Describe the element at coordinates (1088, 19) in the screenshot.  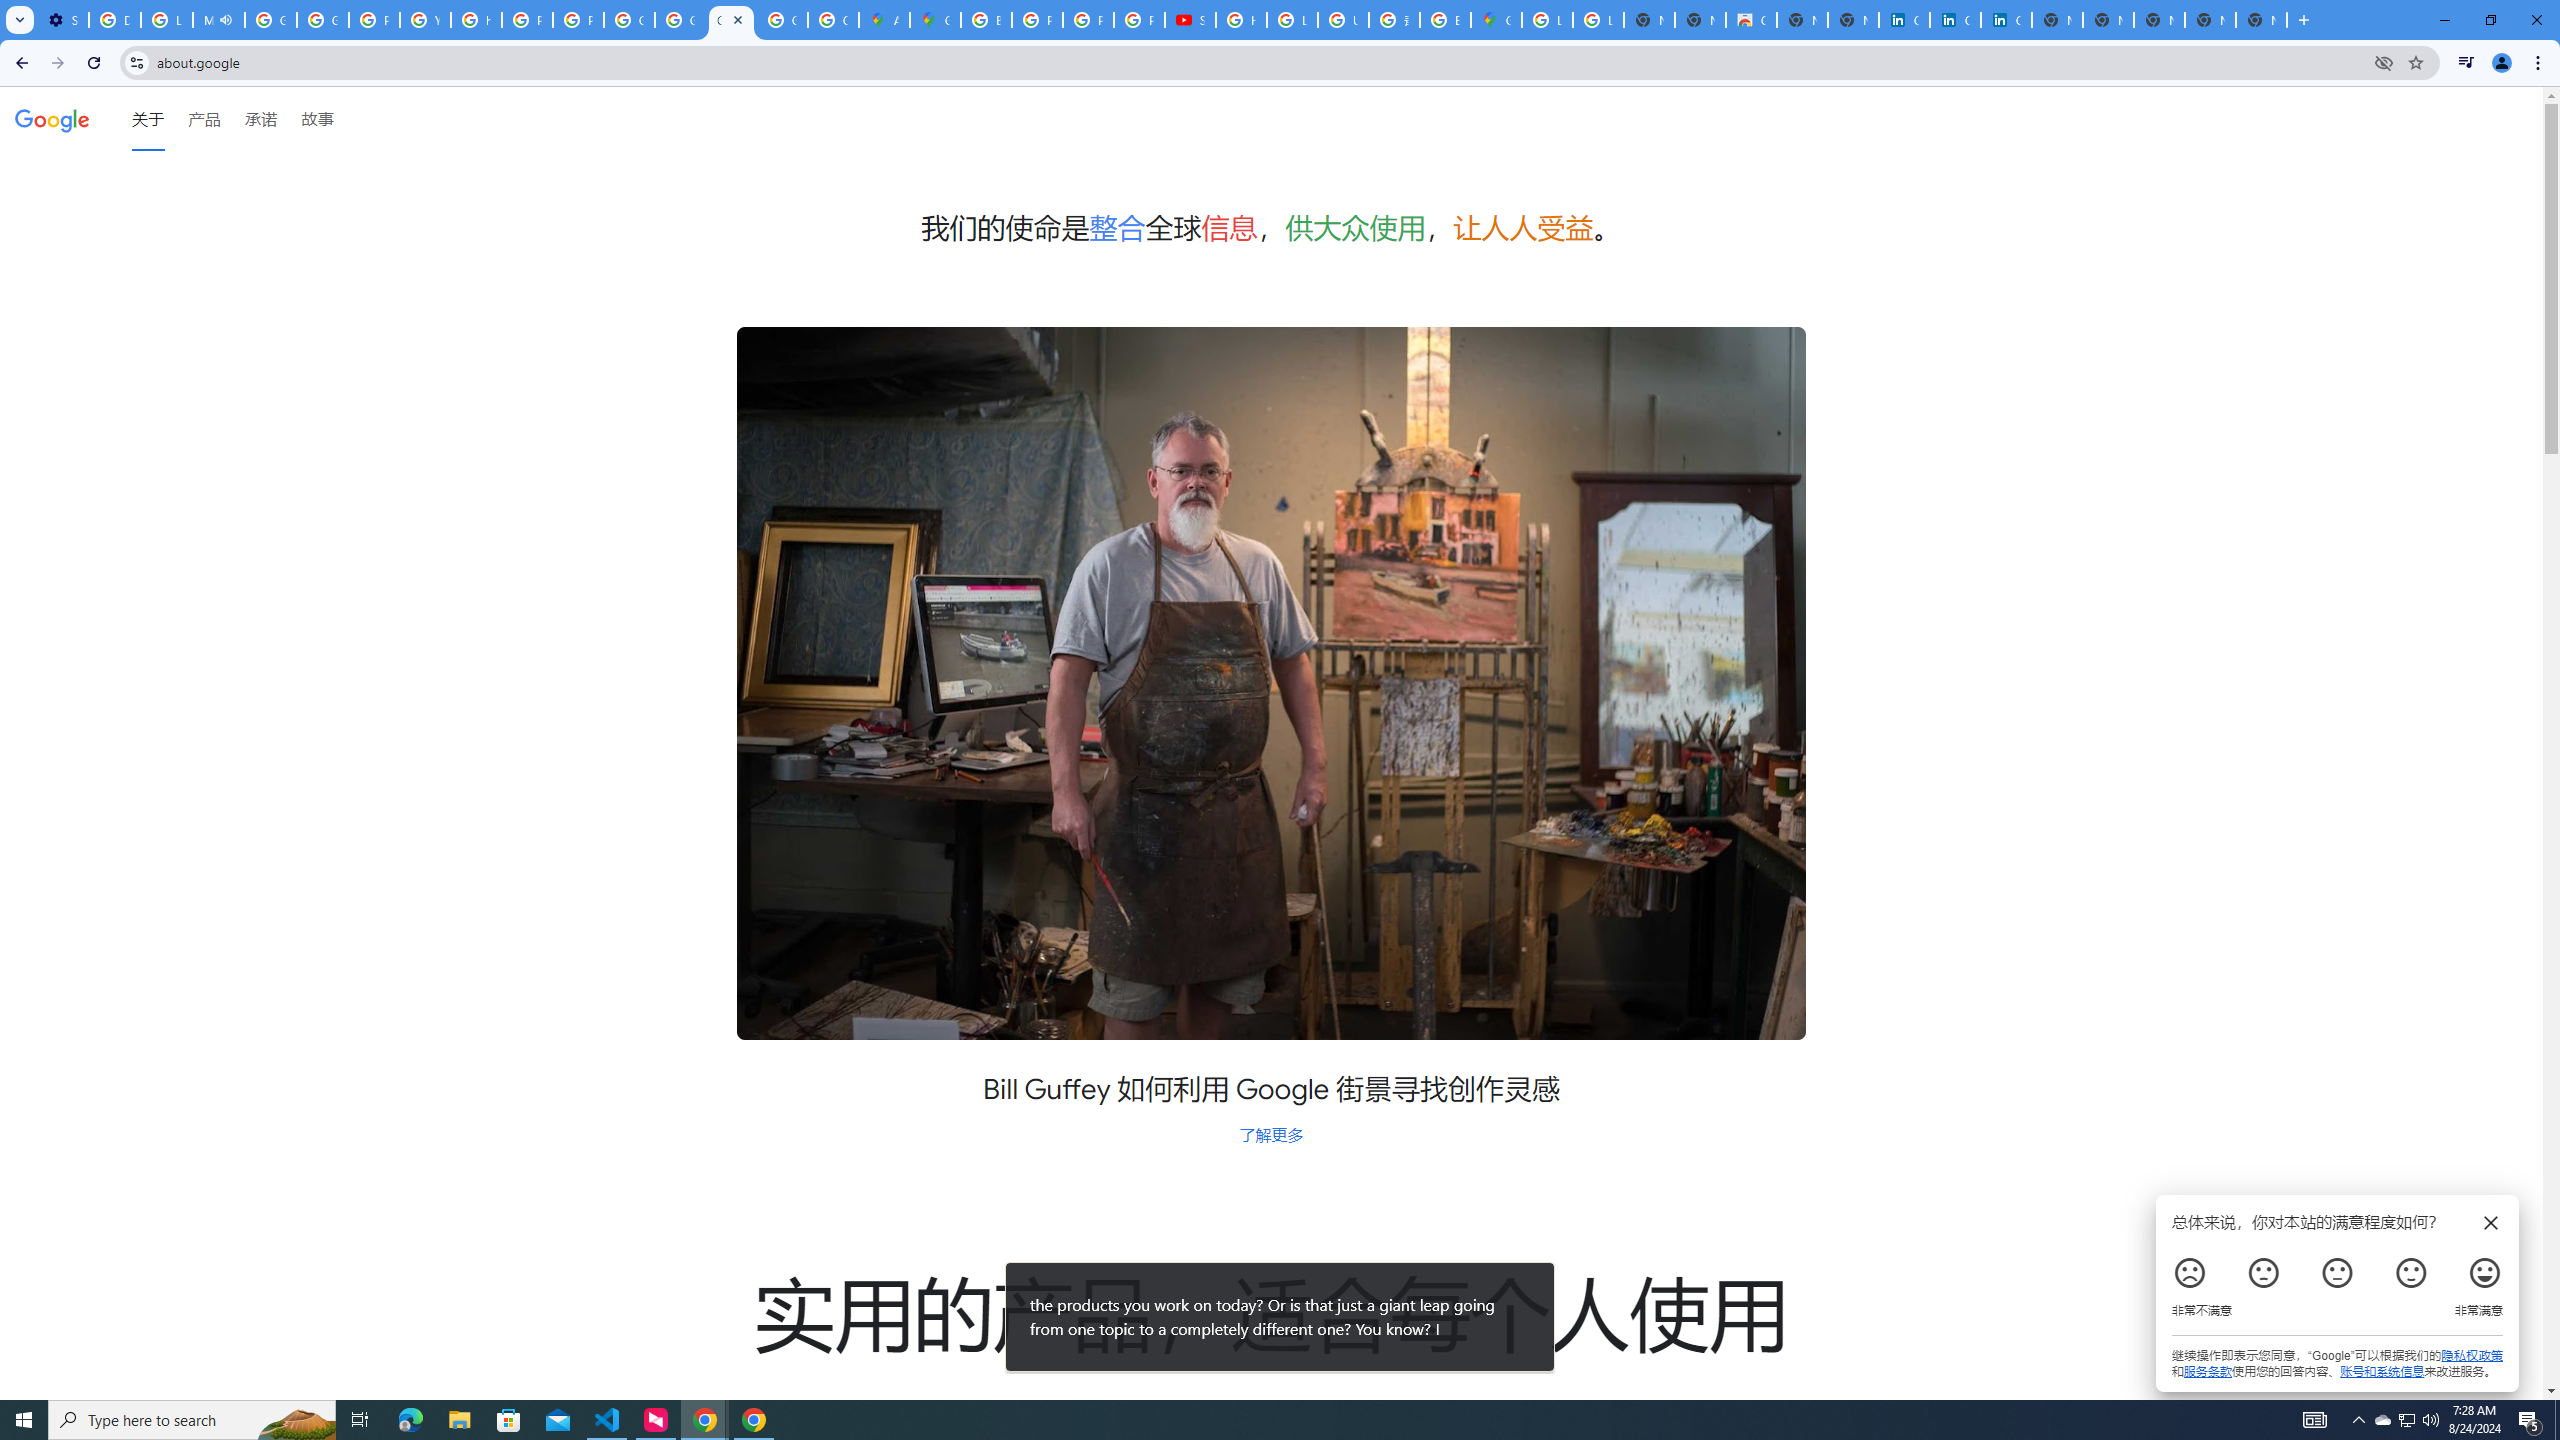
I see `'Privacy Help Center - Policies Help'` at that location.